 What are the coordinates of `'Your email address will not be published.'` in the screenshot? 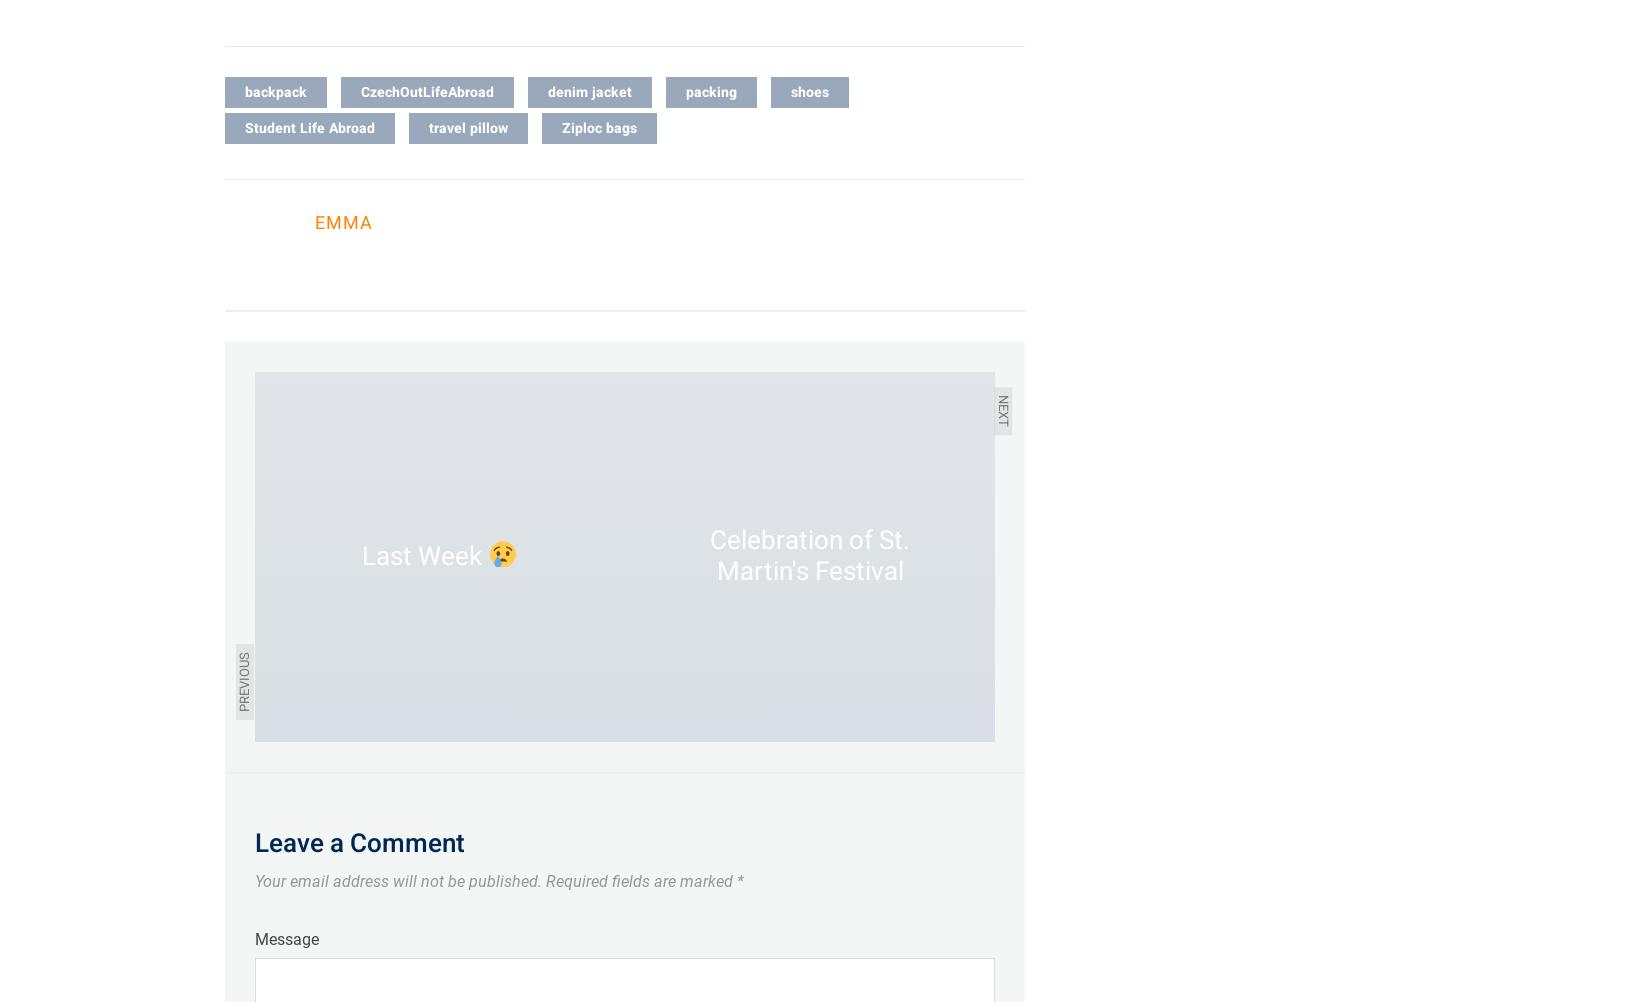 It's located at (398, 881).